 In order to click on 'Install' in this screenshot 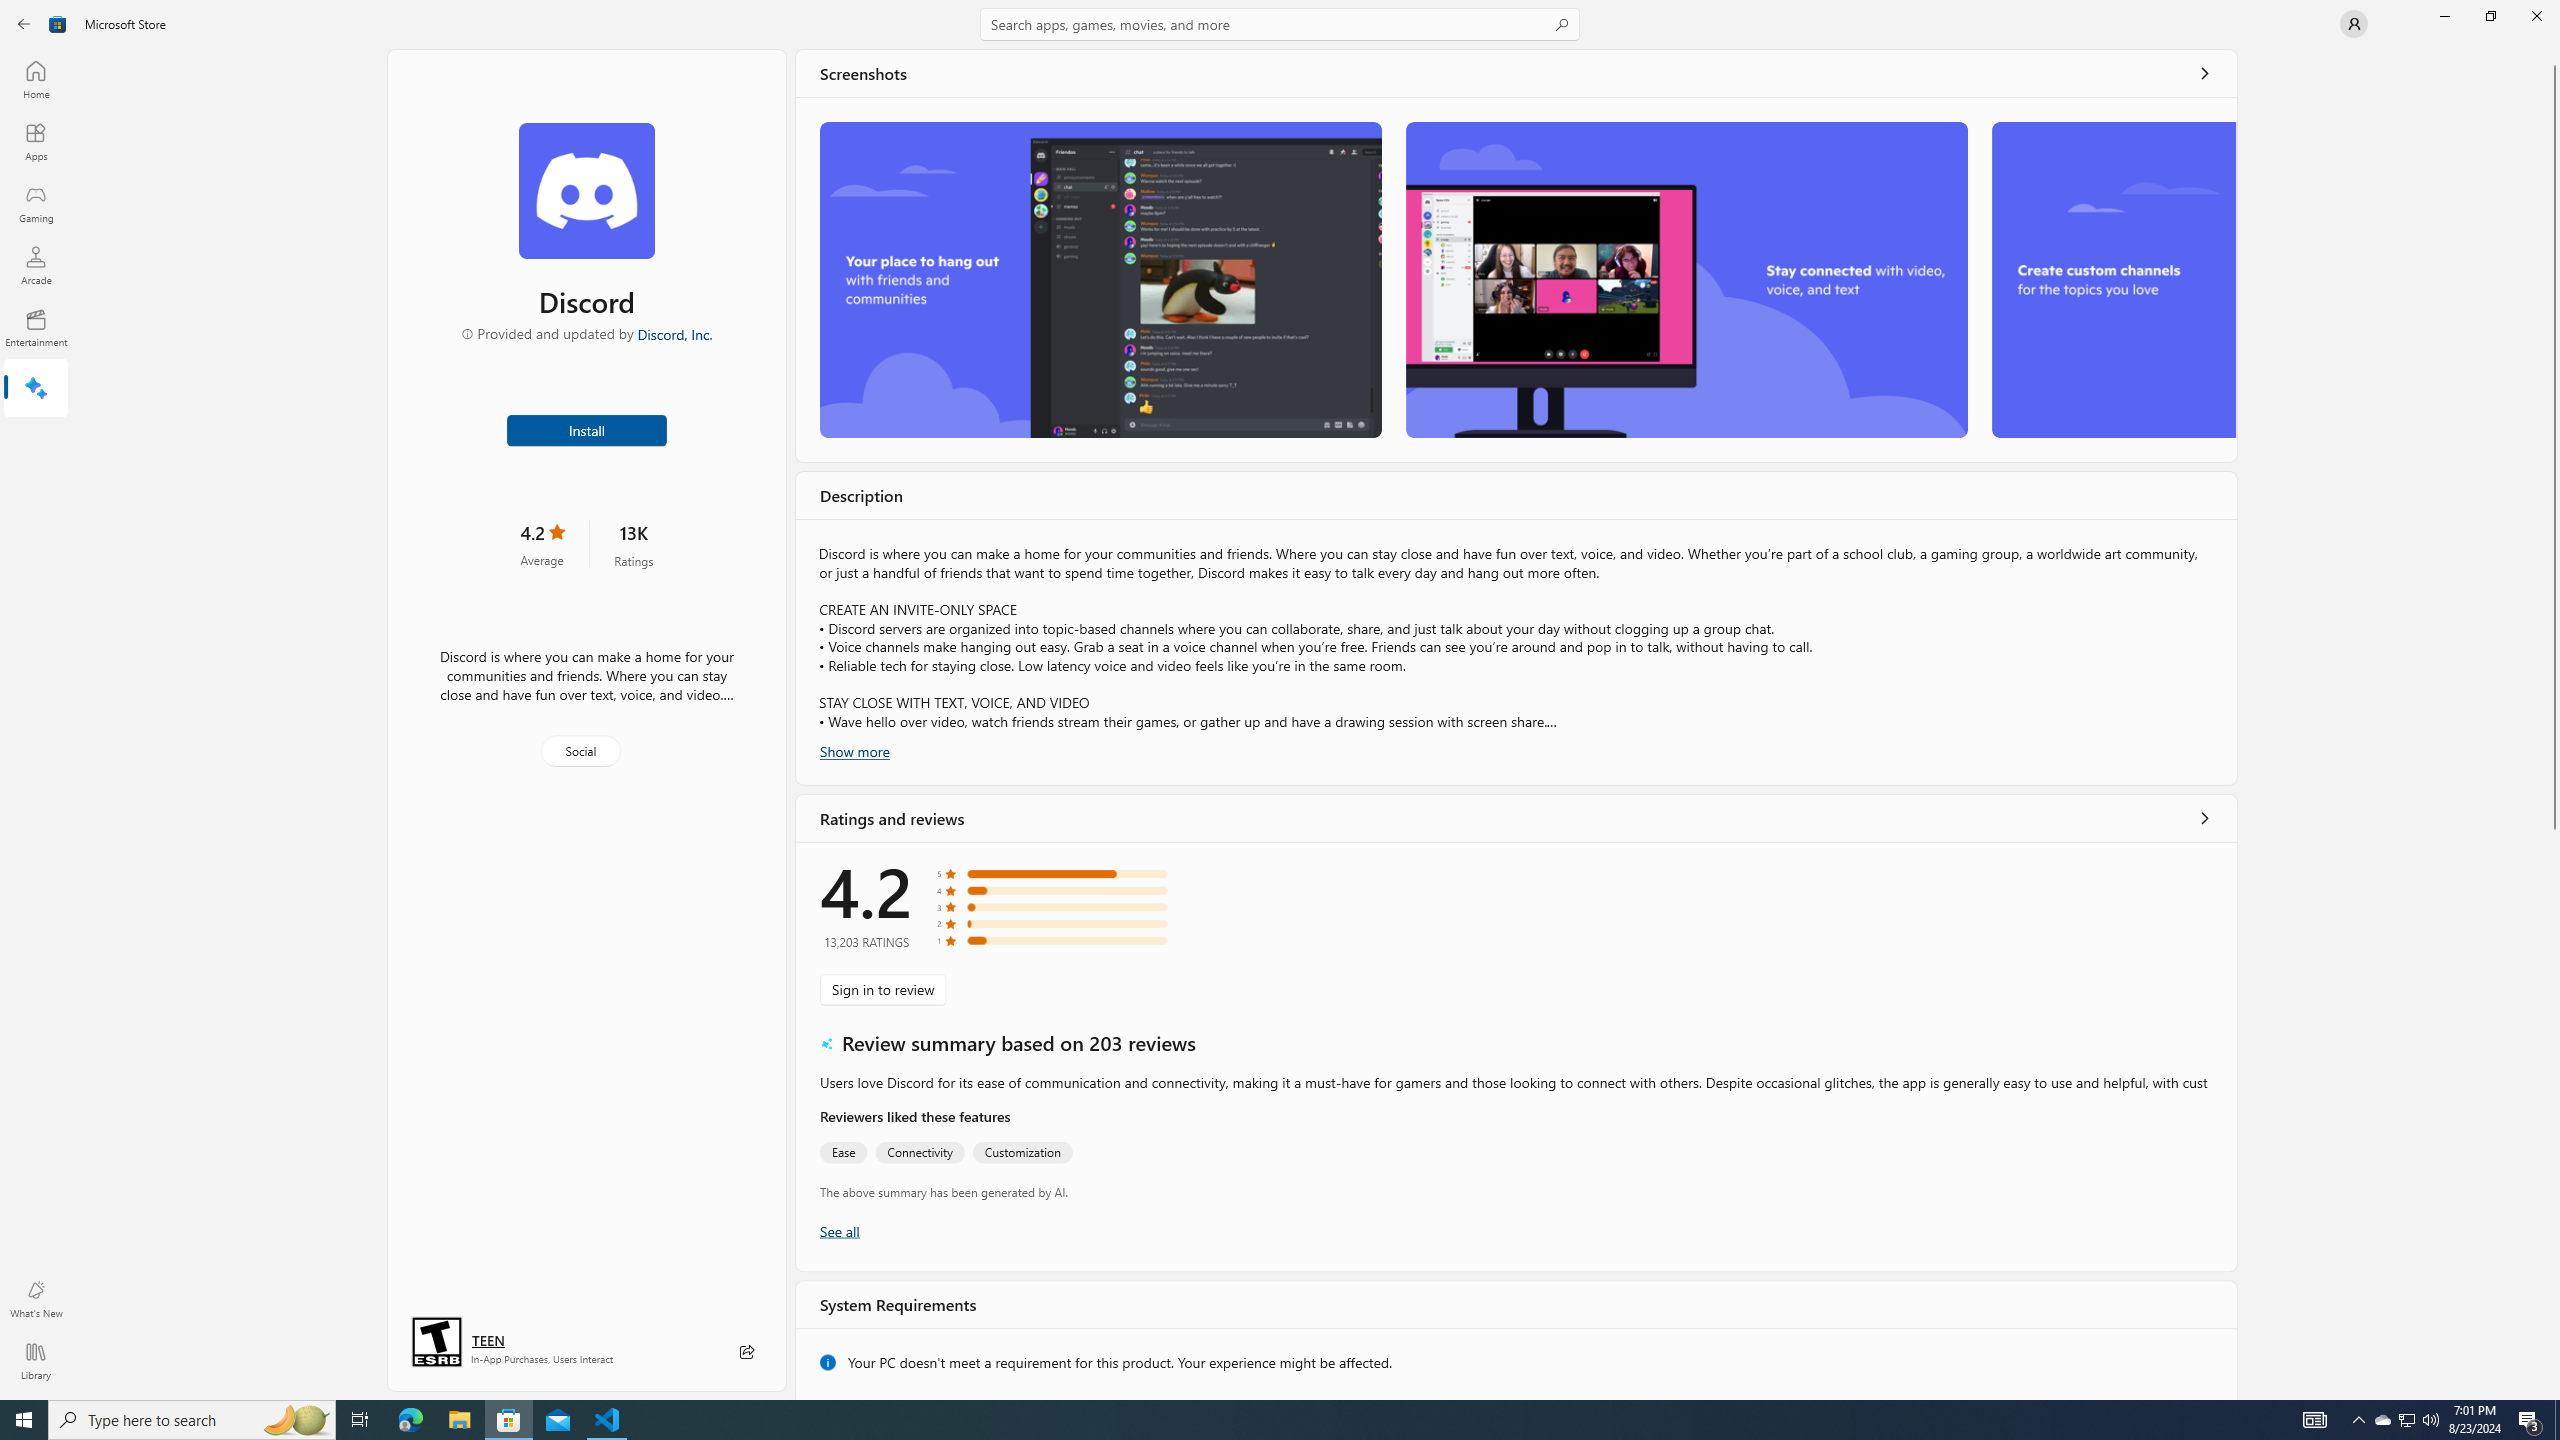, I will do `click(587, 428)`.